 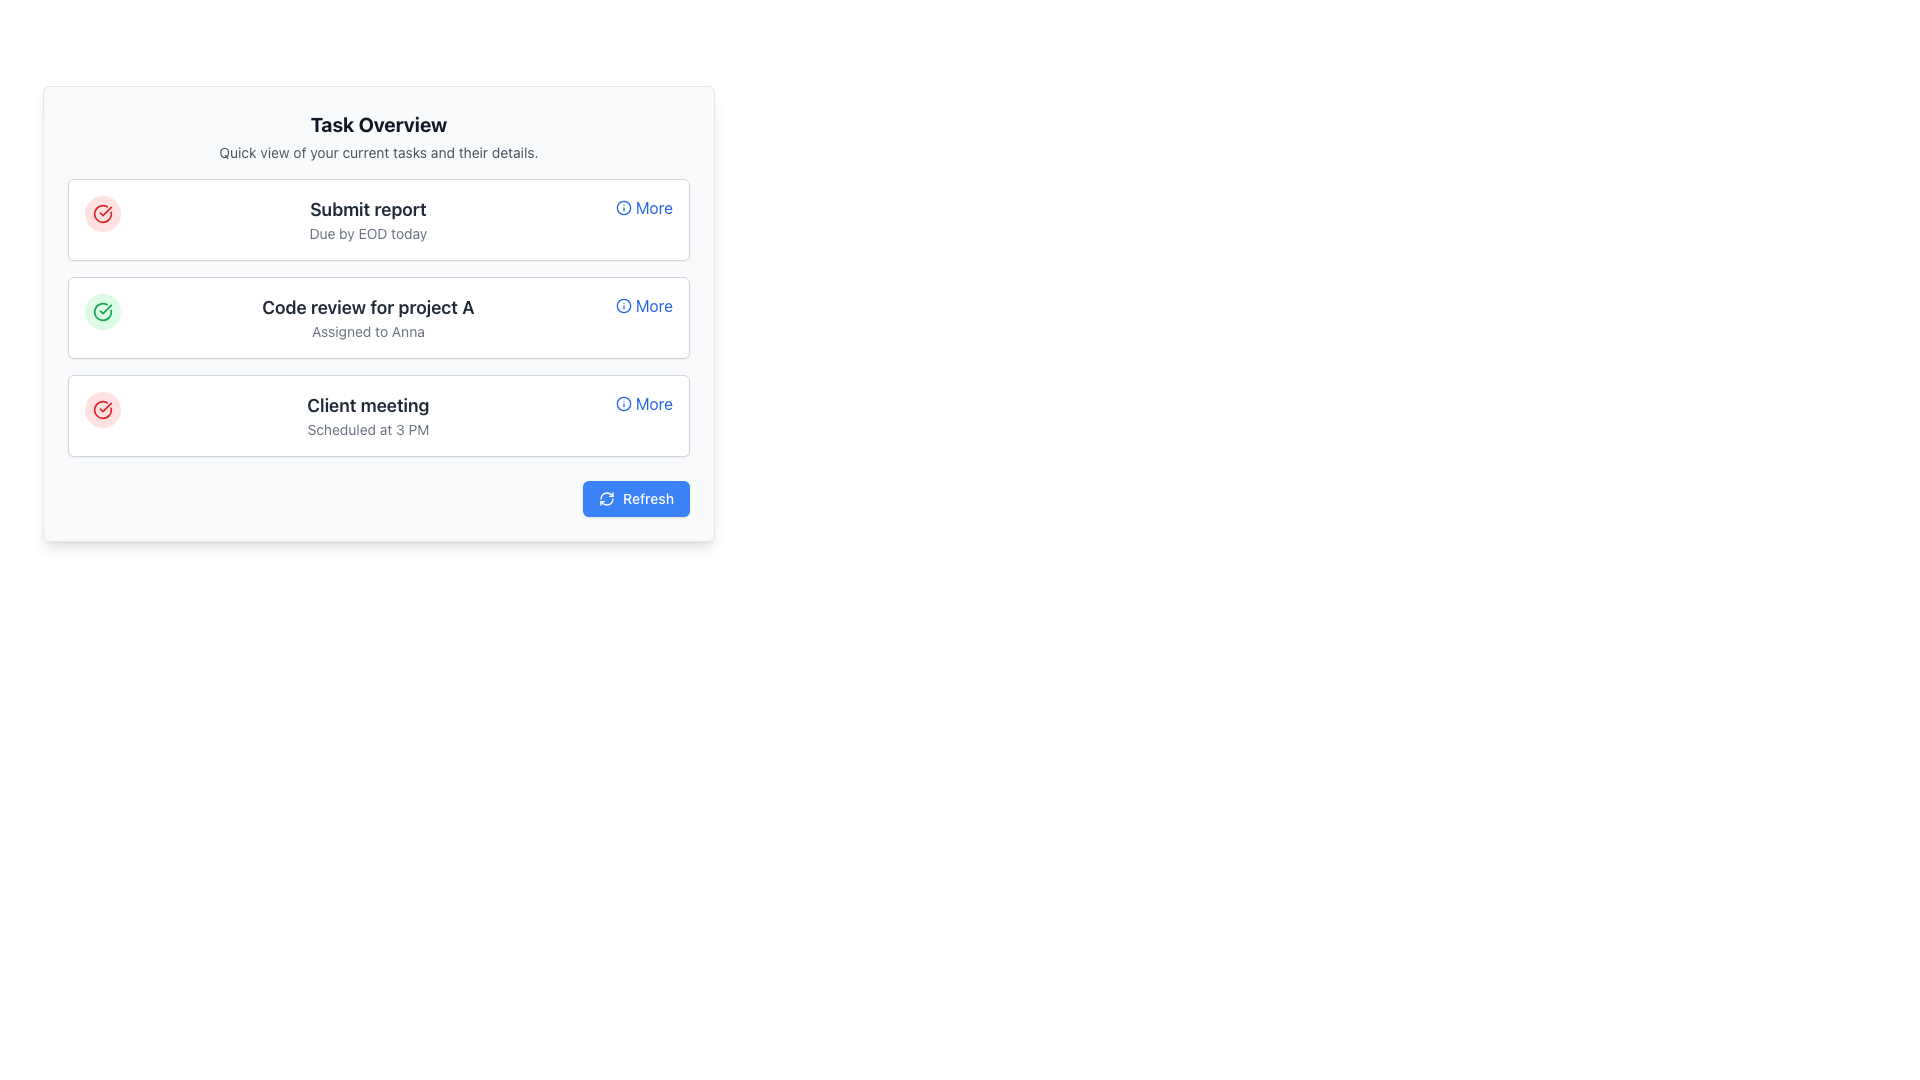 What do you see at coordinates (379, 316) in the screenshot?
I see `the task card with the bold text 'Code review for project A' and the green checkmark icon, located in the 'Task Overview' section` at bounding box center [379, 316].